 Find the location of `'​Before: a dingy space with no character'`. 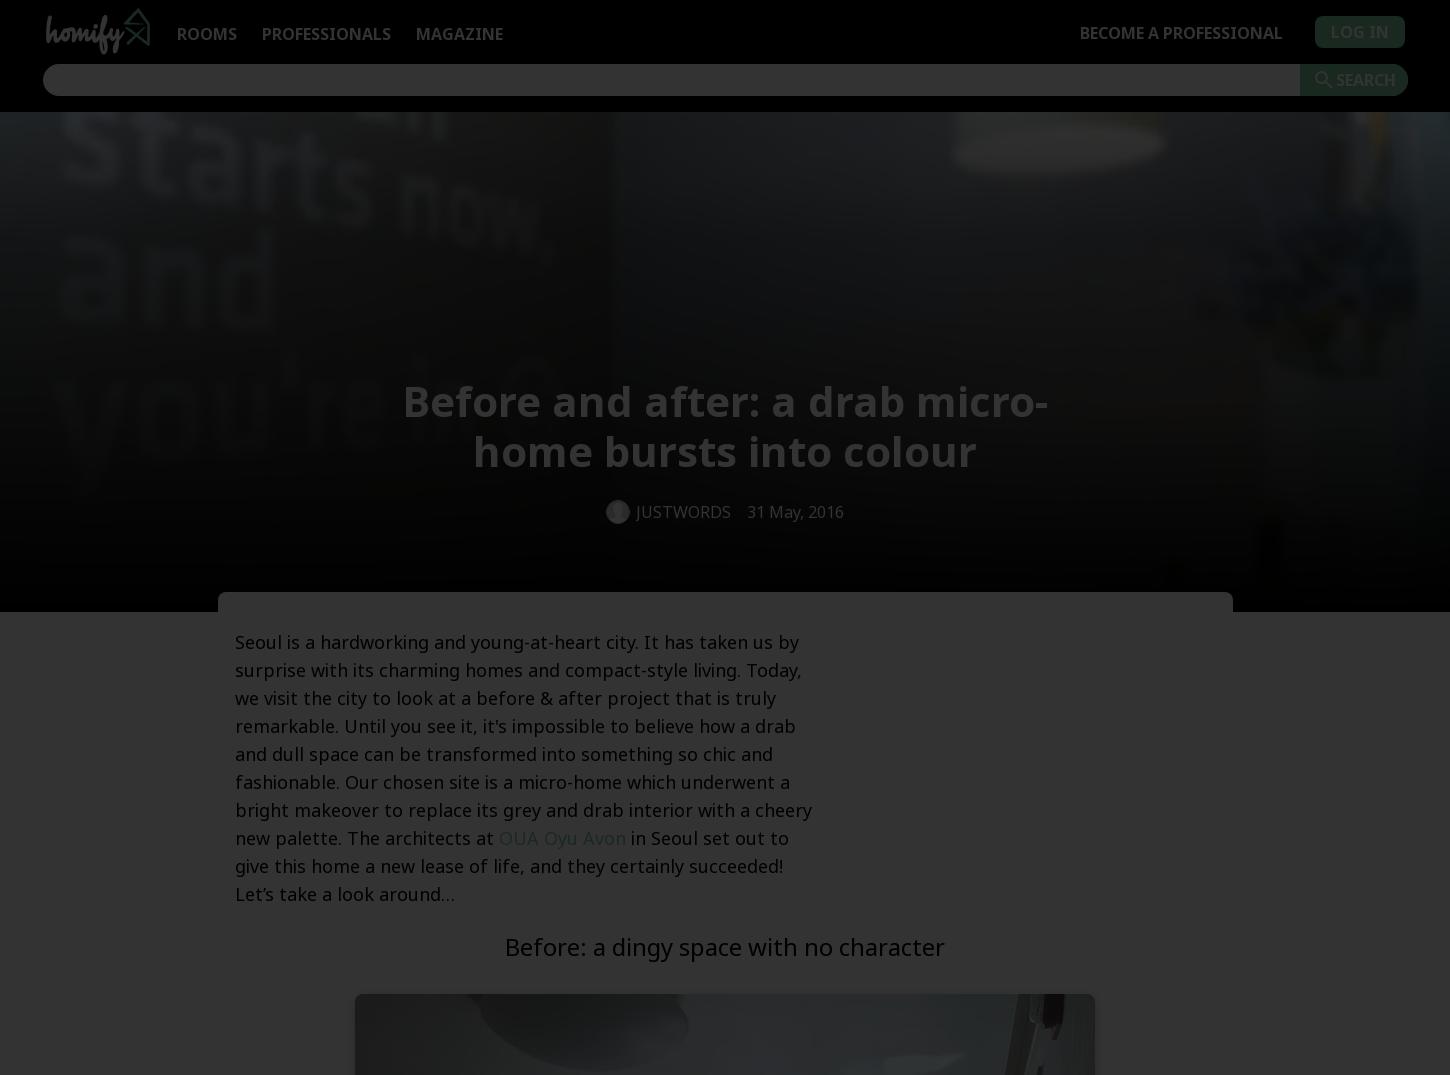

'​Before: a dingy space with no character' is located at coordinates (725, 946).